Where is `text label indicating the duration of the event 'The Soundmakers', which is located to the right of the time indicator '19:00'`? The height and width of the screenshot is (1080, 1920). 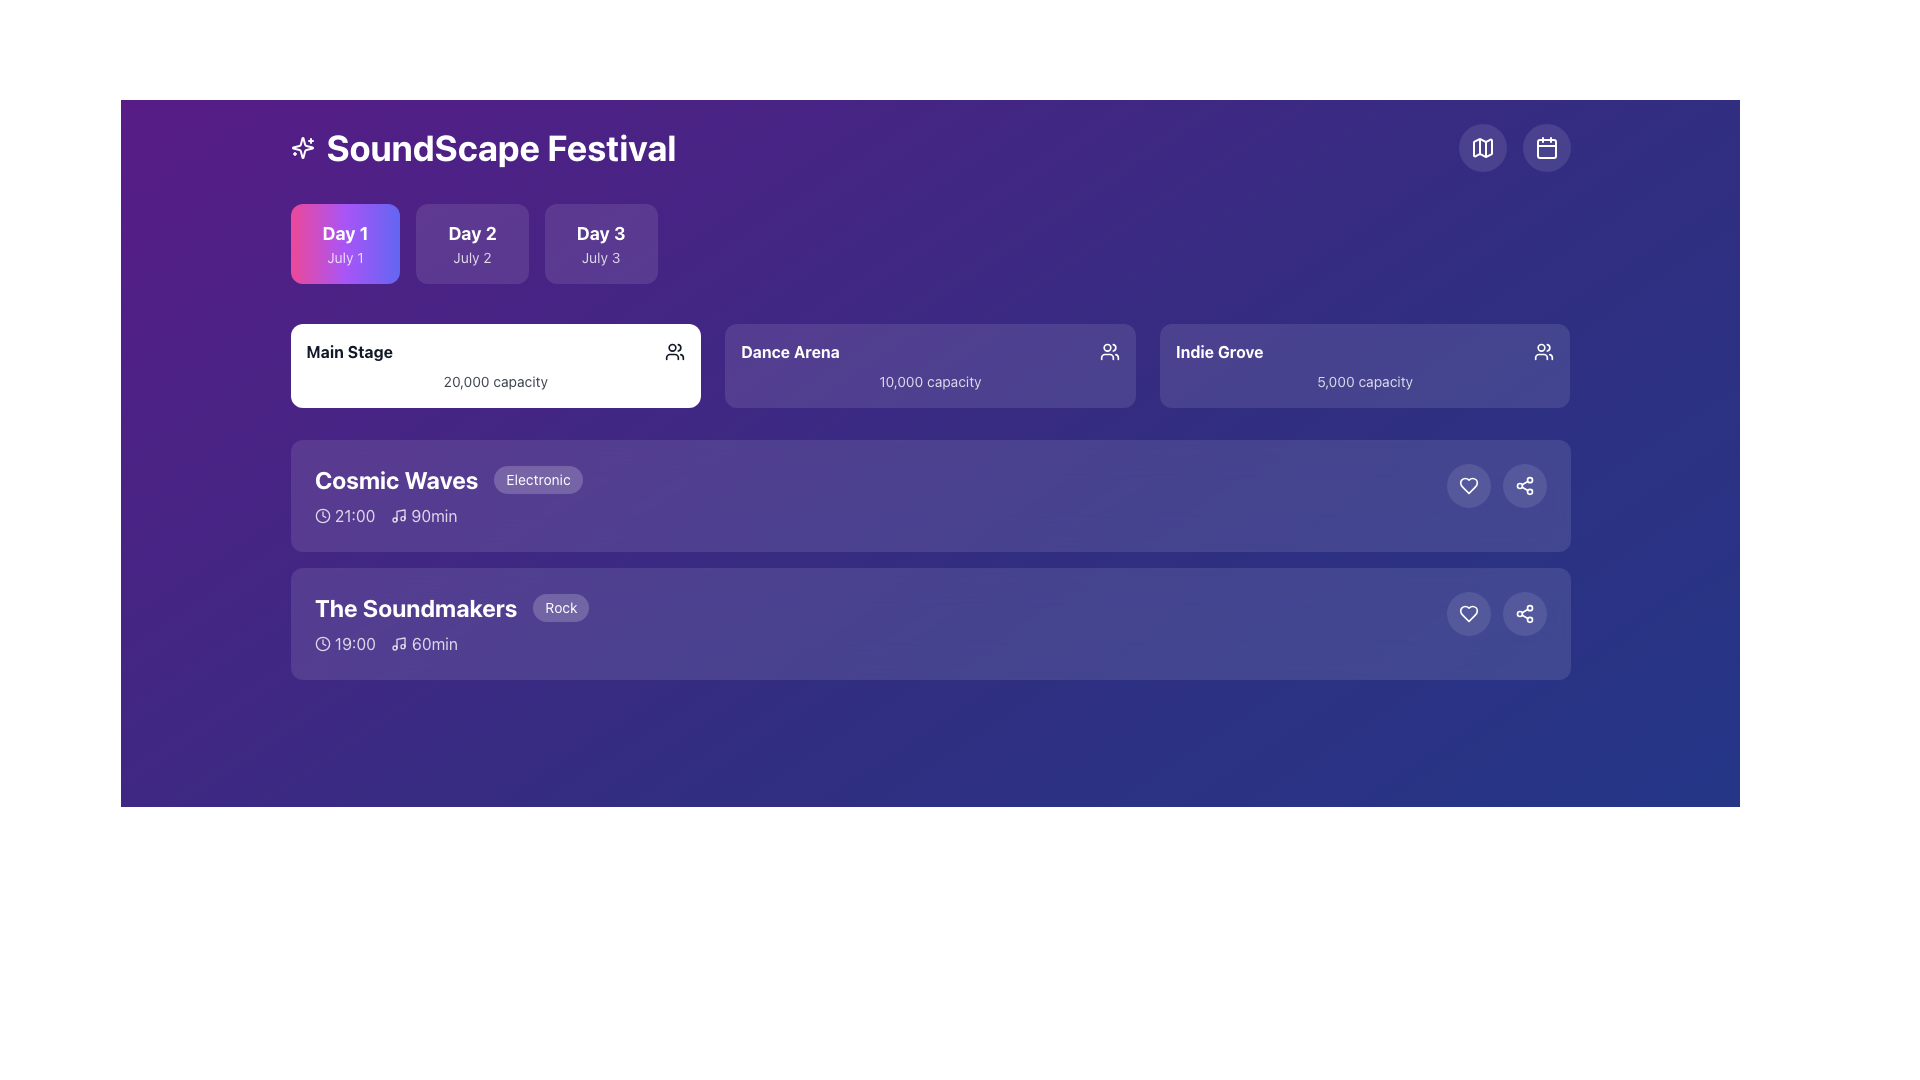
text label indicating the duration of the event 'The Soundmakers', which is located to the right of the time indicator '19:00' is located at coordinates (423, 644).